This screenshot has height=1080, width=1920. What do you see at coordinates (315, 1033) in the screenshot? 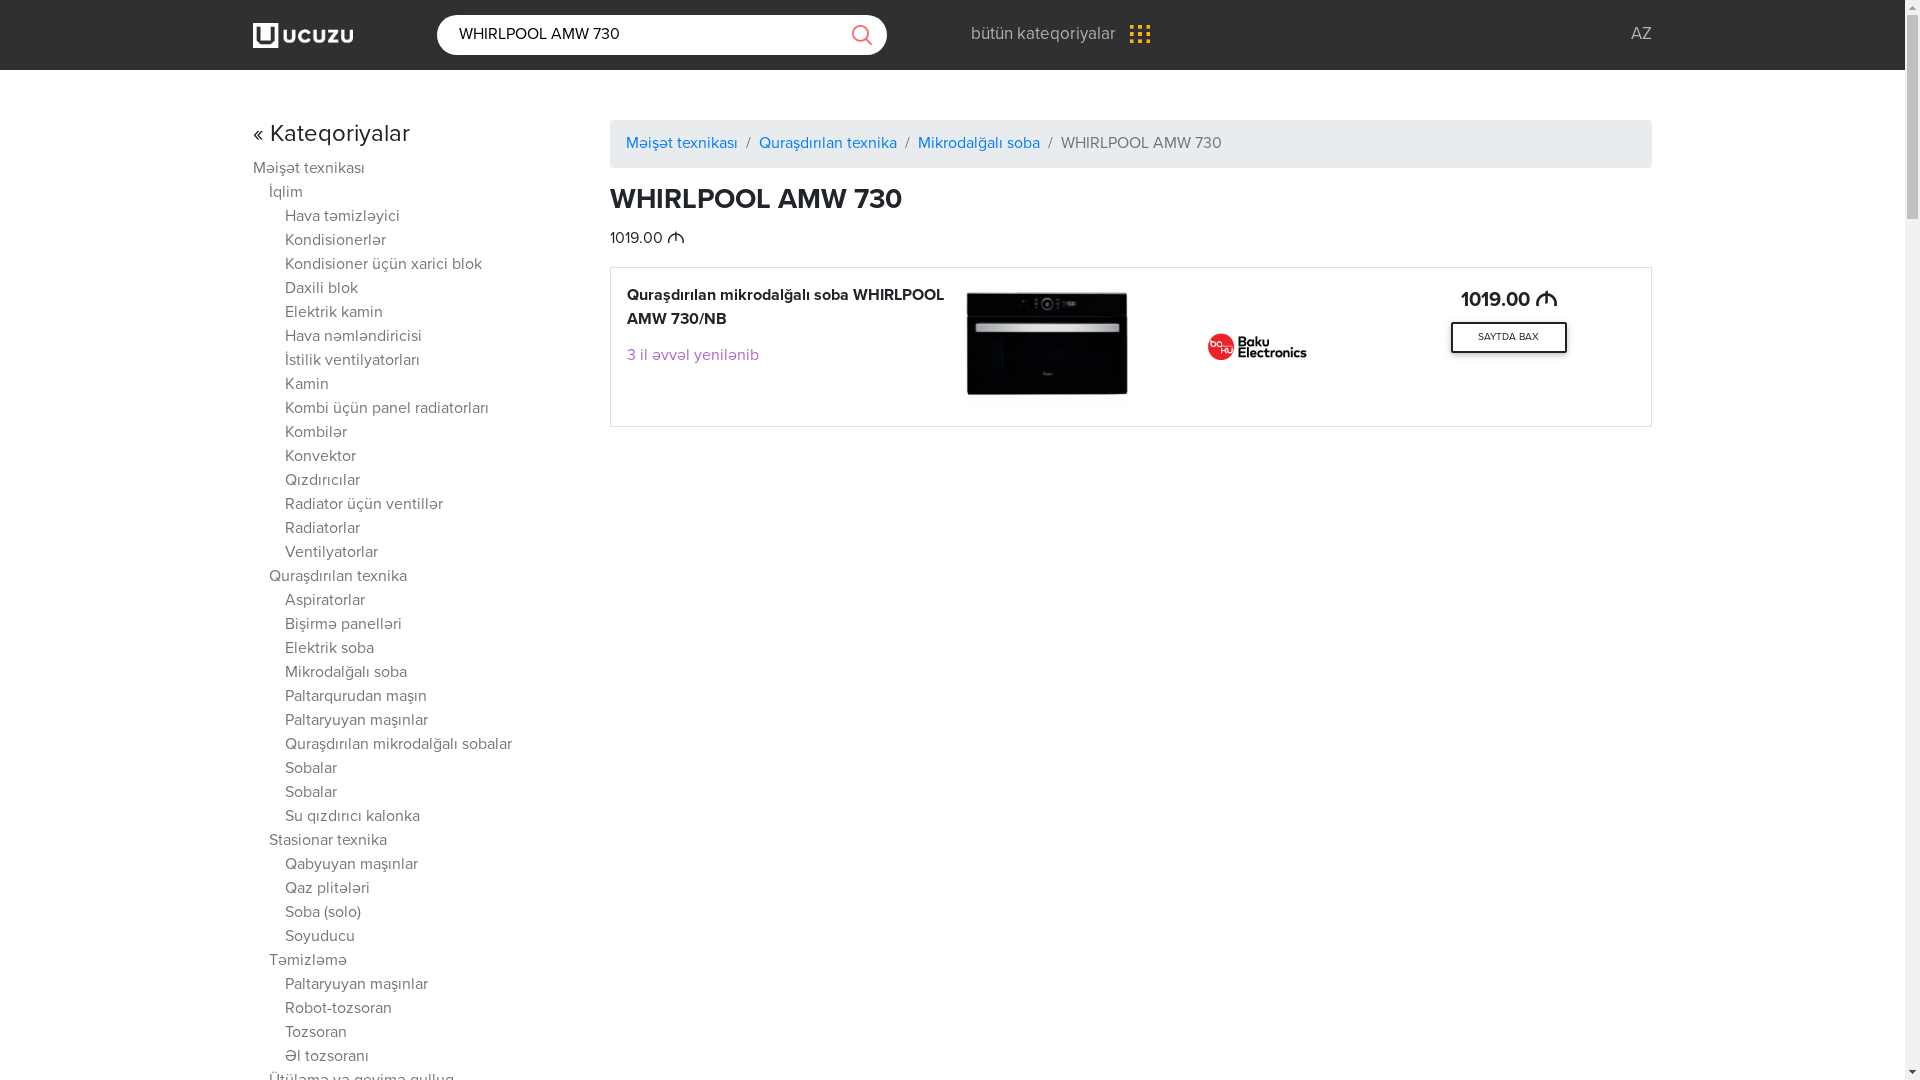
I see `'Tozsoran'` at bounding box center [315, 1033].